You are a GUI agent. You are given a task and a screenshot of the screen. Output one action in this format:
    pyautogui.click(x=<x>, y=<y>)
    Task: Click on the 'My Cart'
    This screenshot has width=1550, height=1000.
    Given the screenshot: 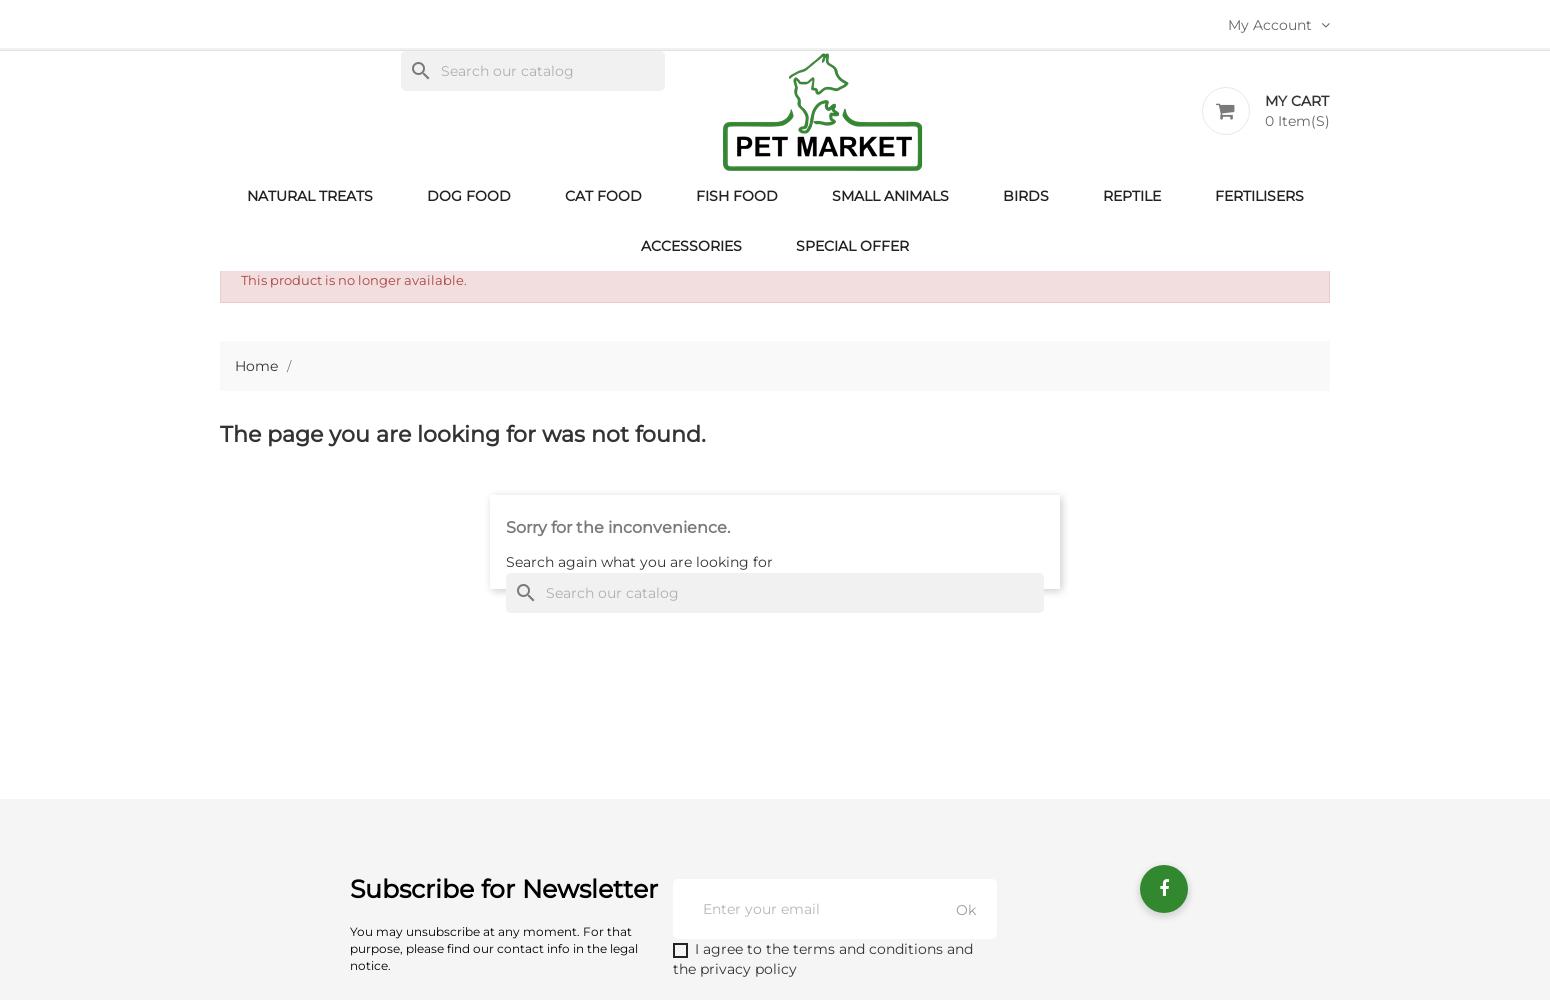 What is the action you would take?
    pyautogui.click(x=1294, y=100)
    